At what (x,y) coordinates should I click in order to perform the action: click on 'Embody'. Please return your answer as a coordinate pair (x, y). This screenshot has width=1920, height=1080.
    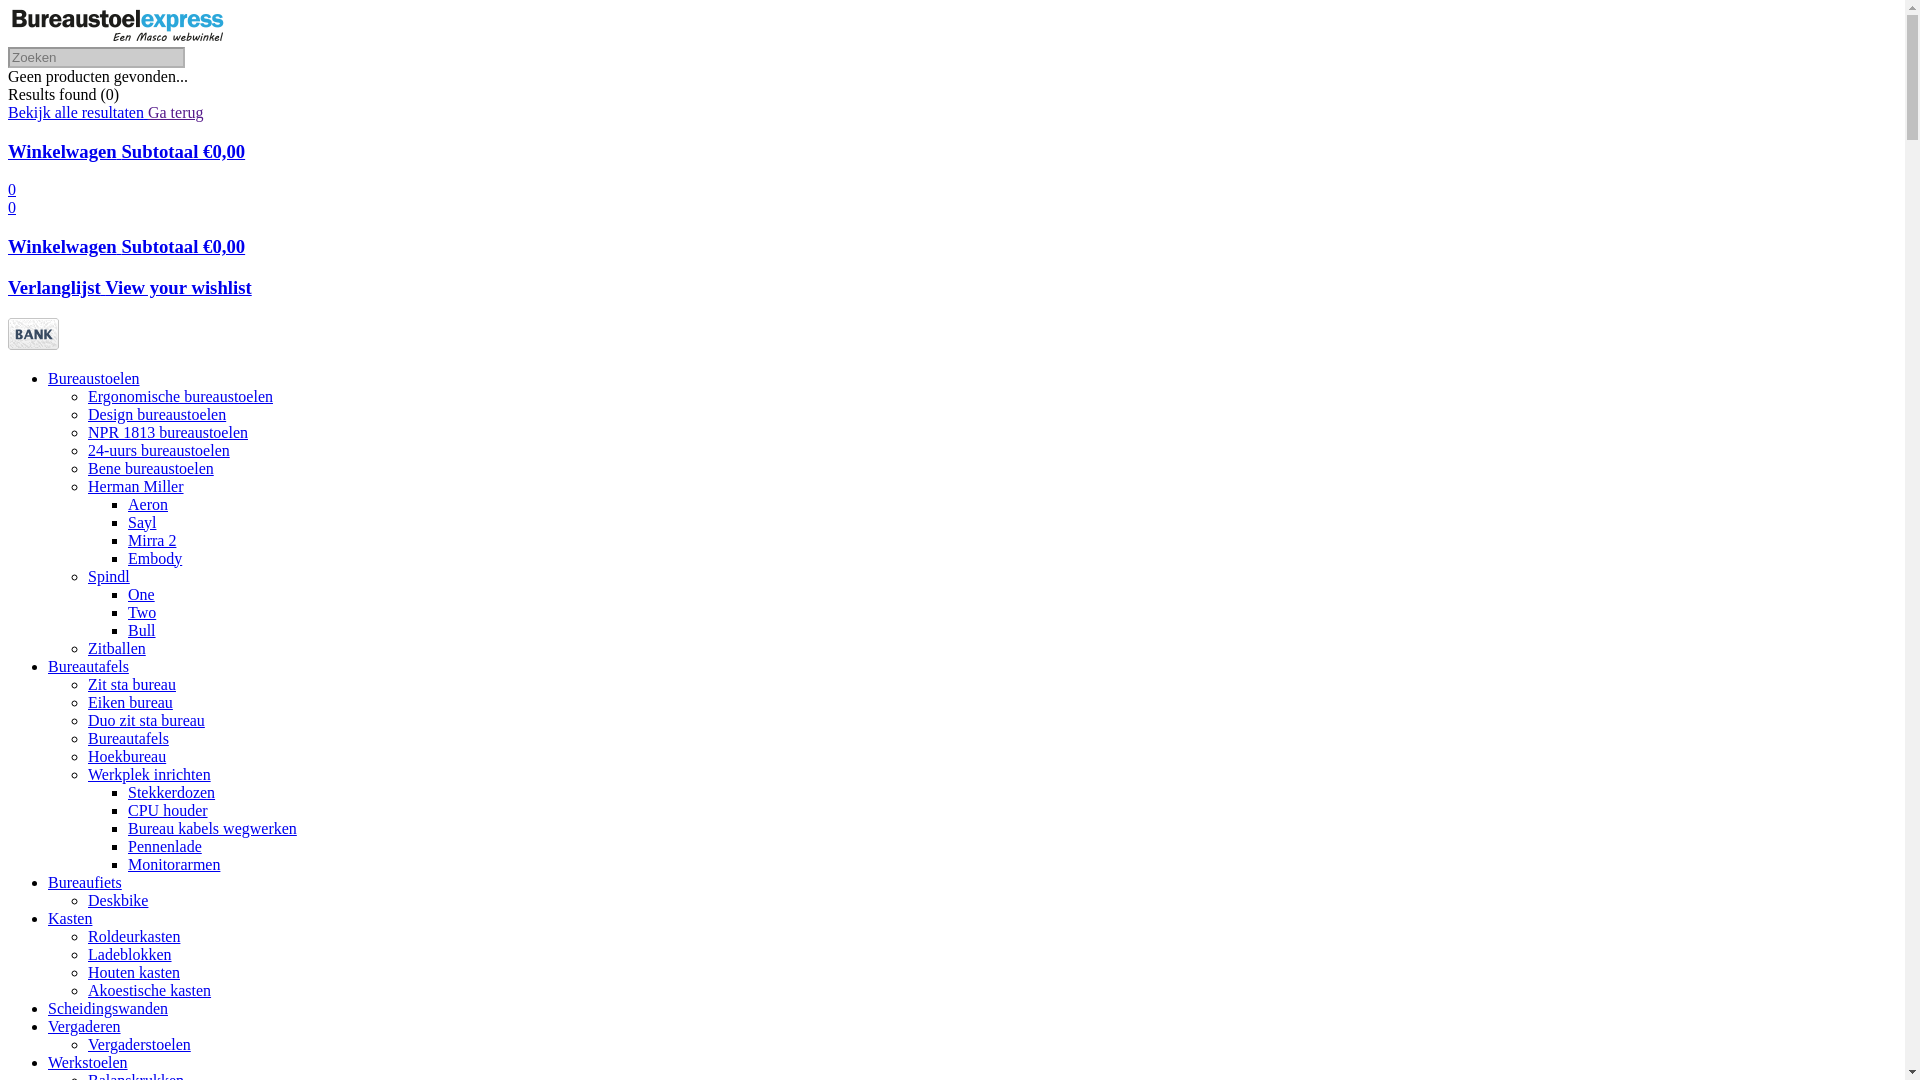
    Looking at the image, I should click on (153, 558).